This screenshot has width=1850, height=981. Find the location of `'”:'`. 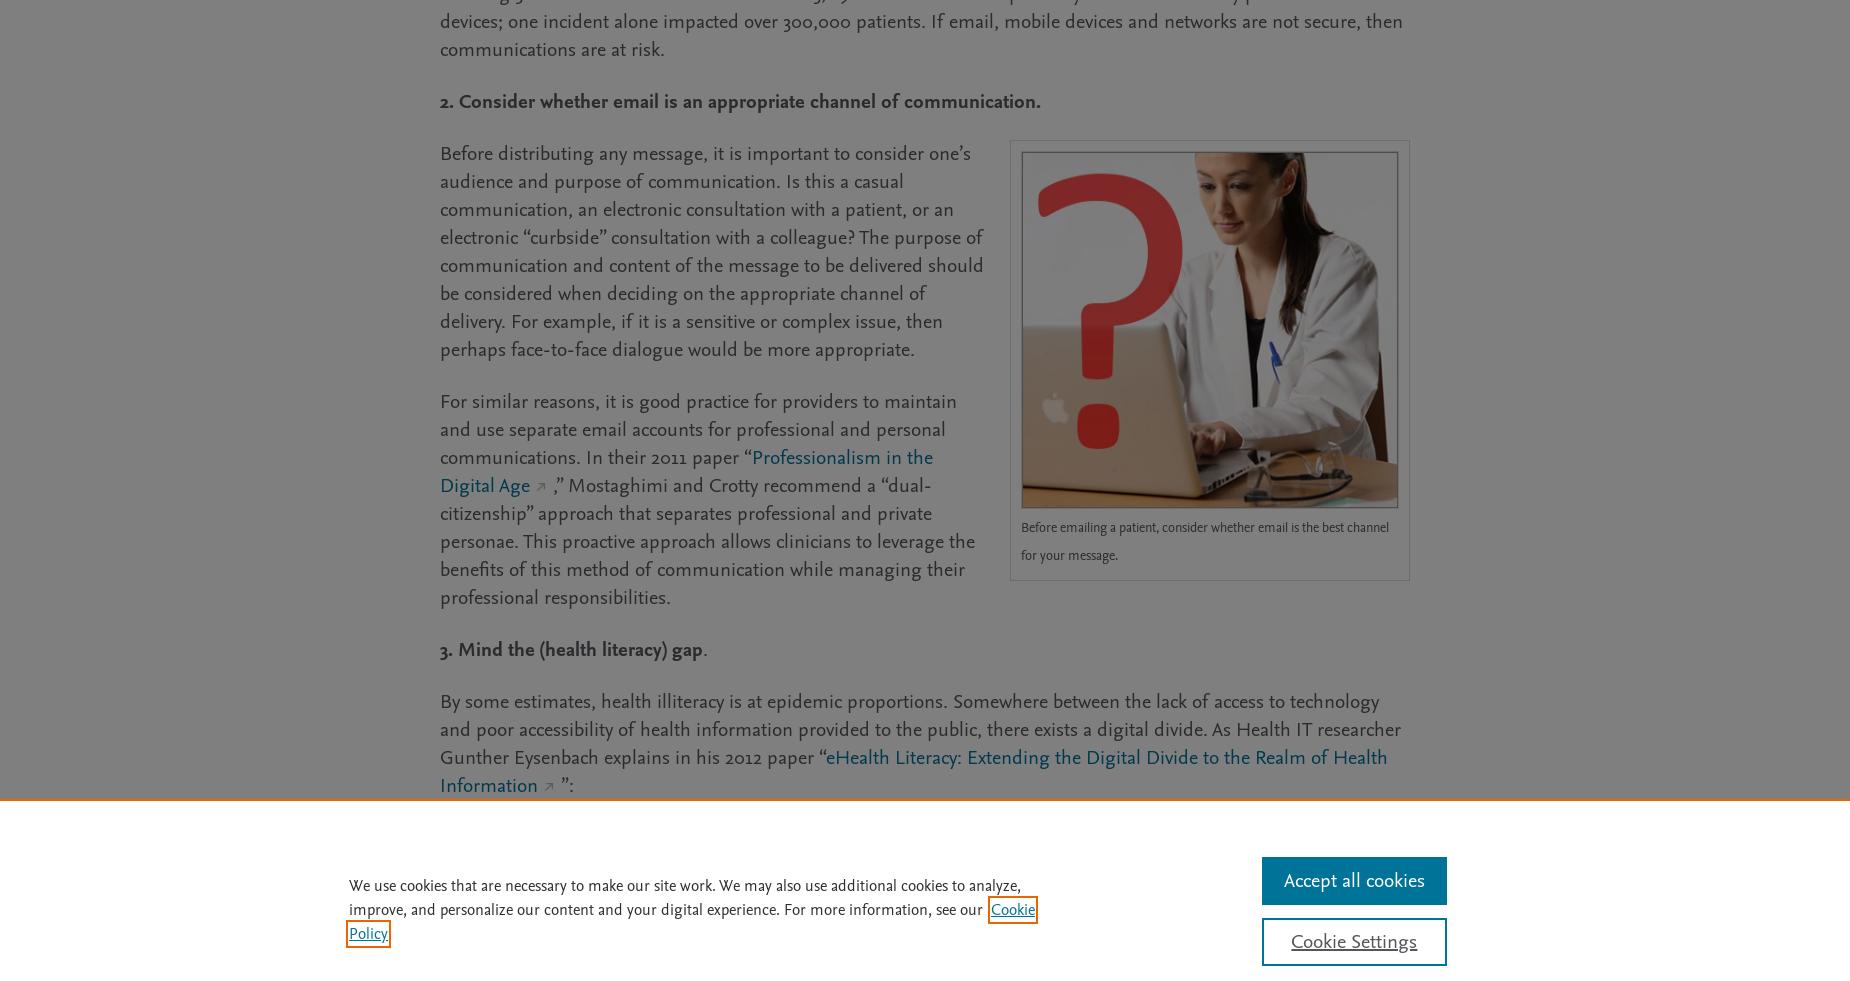

'”:' is located at coordinates (566, 784).